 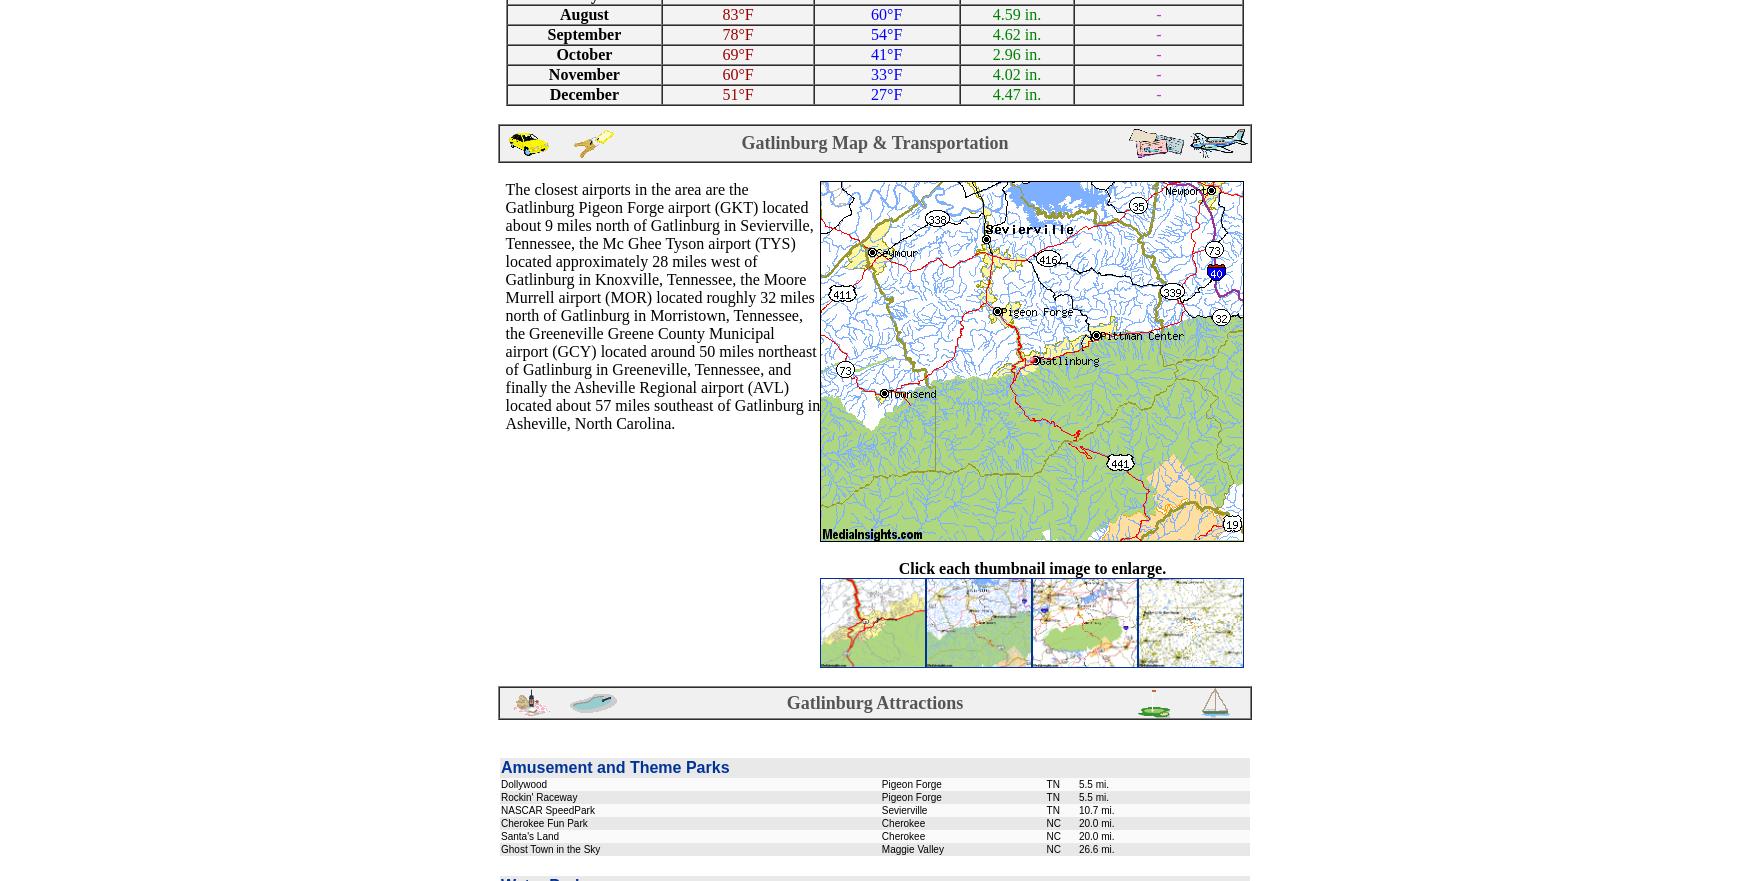 What do you see at coordinates (538, 797) in the screenshot?
I see `'Rockin' Raceway'` at bounding box center [538, 797].